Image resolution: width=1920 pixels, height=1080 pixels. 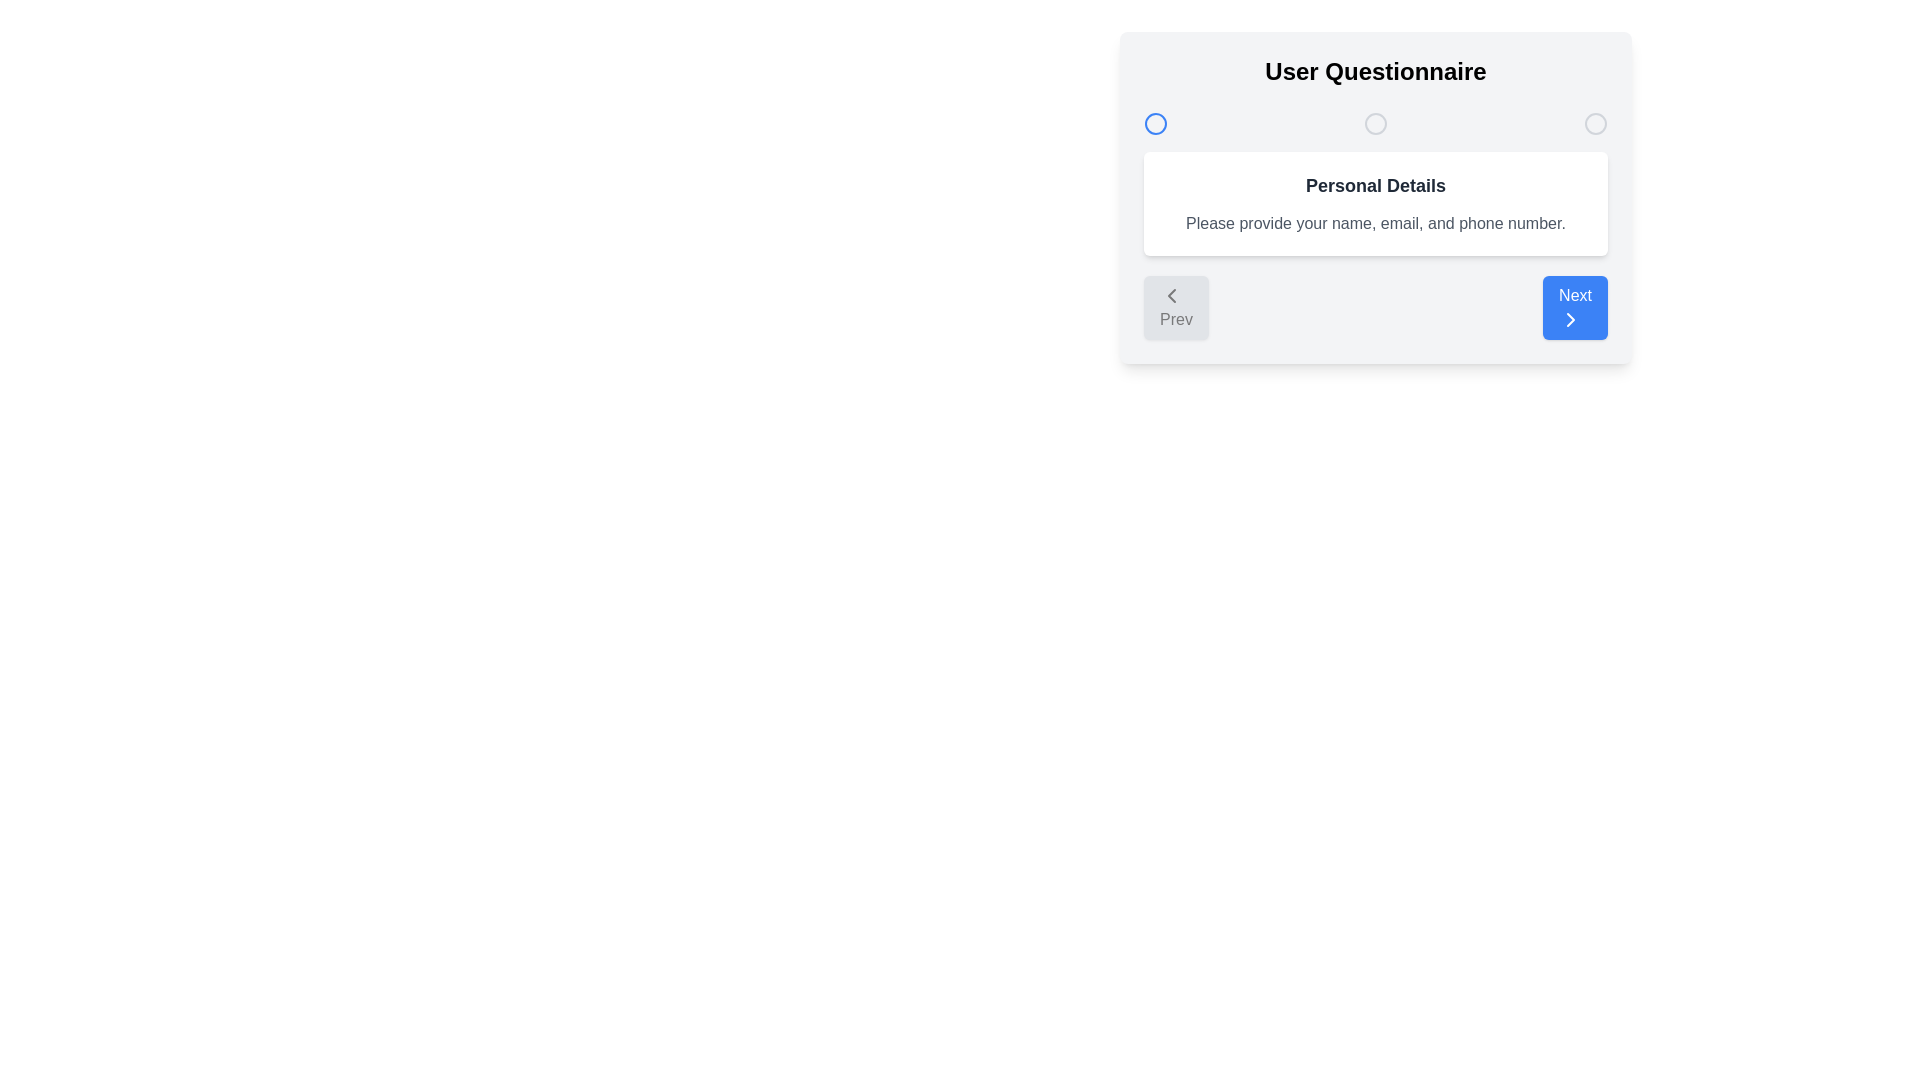 I want to click on the Prev button to navigate the questionnaire, so click(x=1176, y=308).